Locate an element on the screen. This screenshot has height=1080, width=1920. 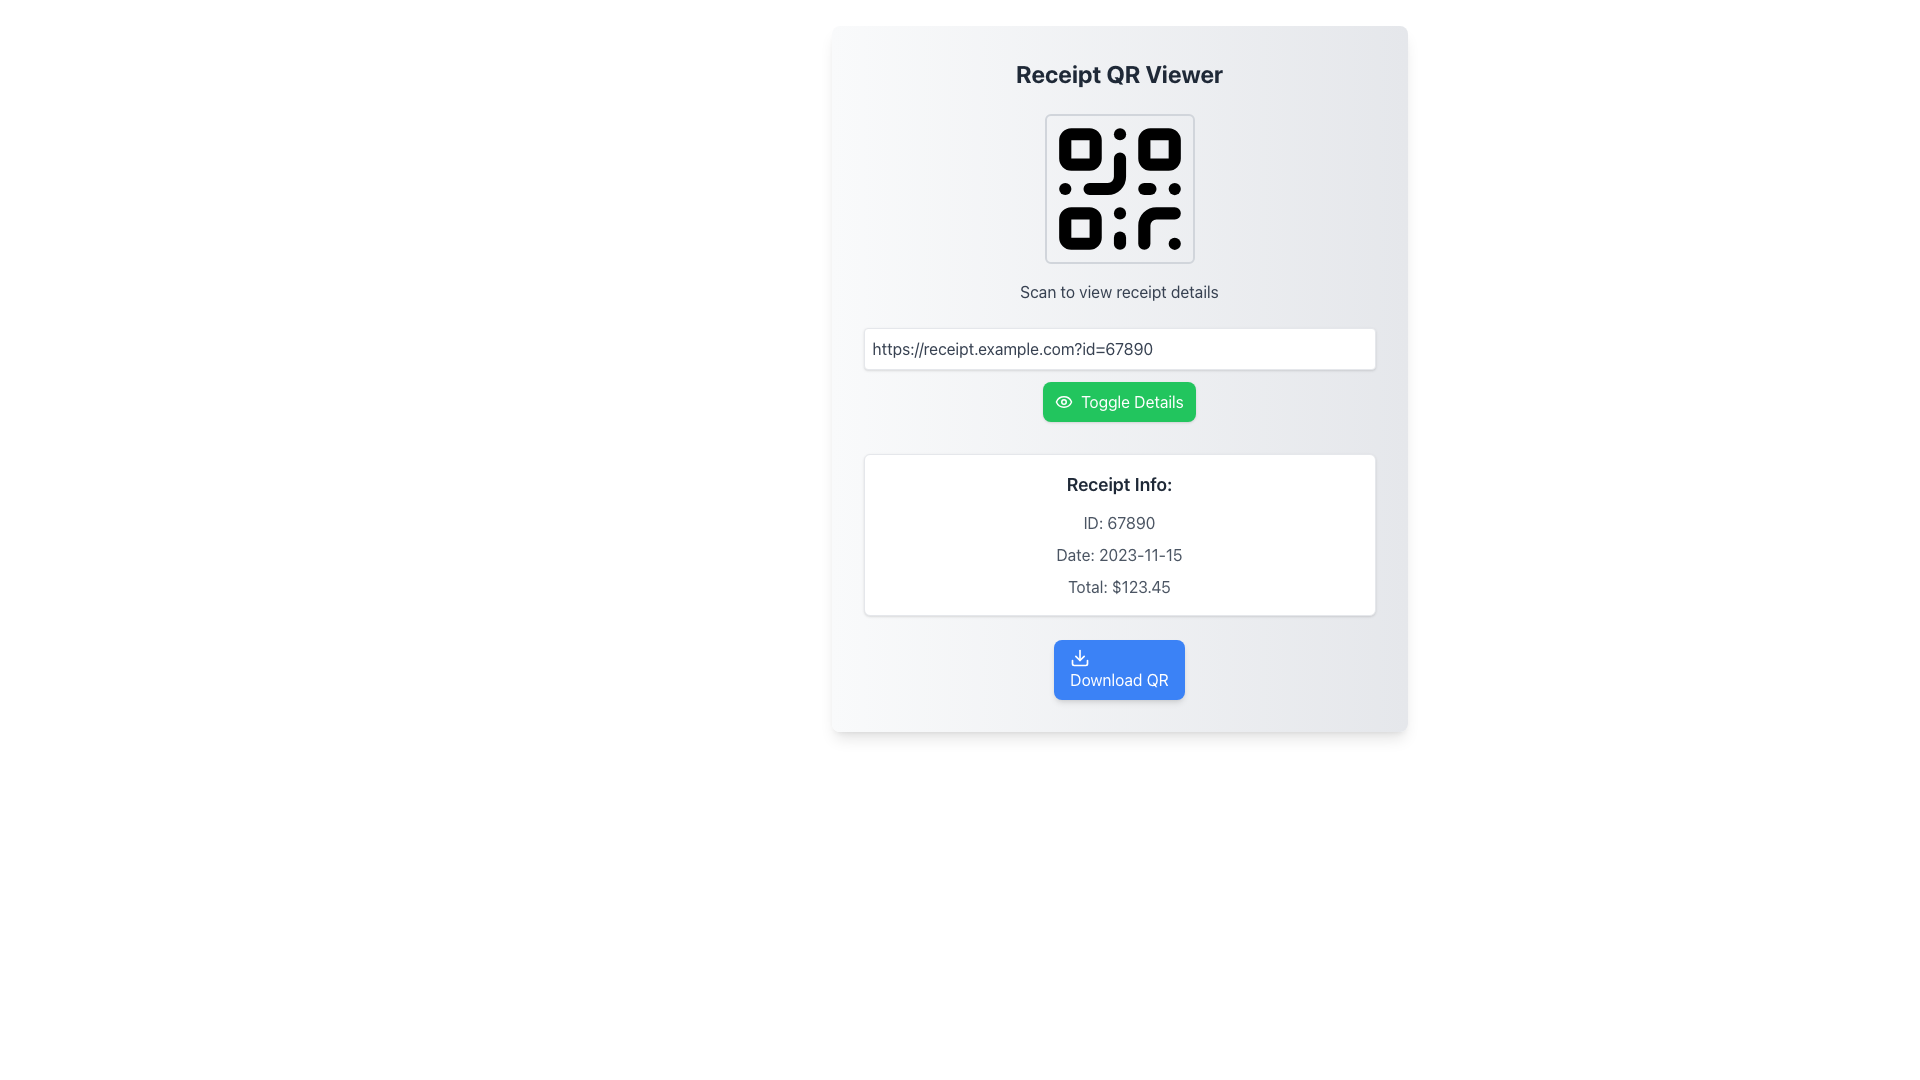
the Static Text element displaying the total amount due, formatted as 'Total: $123.45', which is located centrally at the bottom of the receipt information section is located at coordinates (1118, 585).